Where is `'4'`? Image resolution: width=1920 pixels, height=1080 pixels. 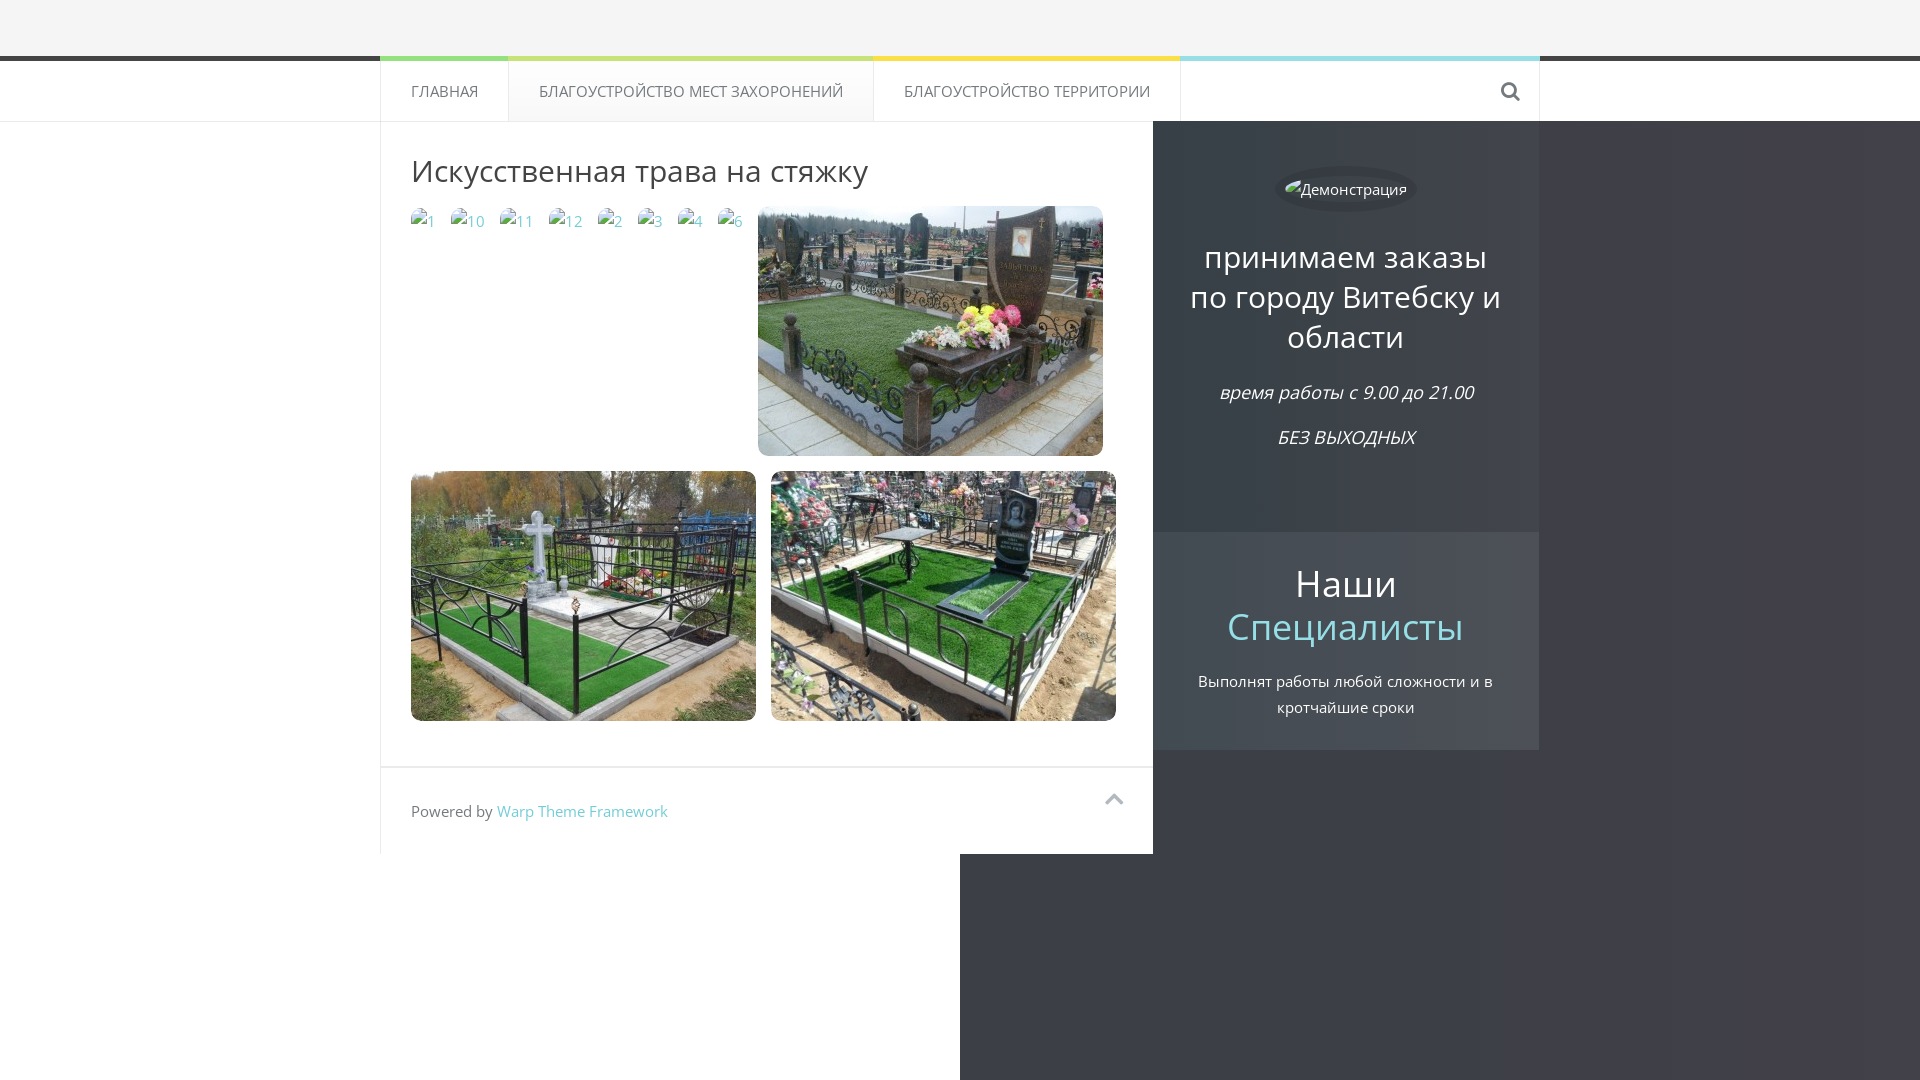
'4' is located at coordinates (690, 219).